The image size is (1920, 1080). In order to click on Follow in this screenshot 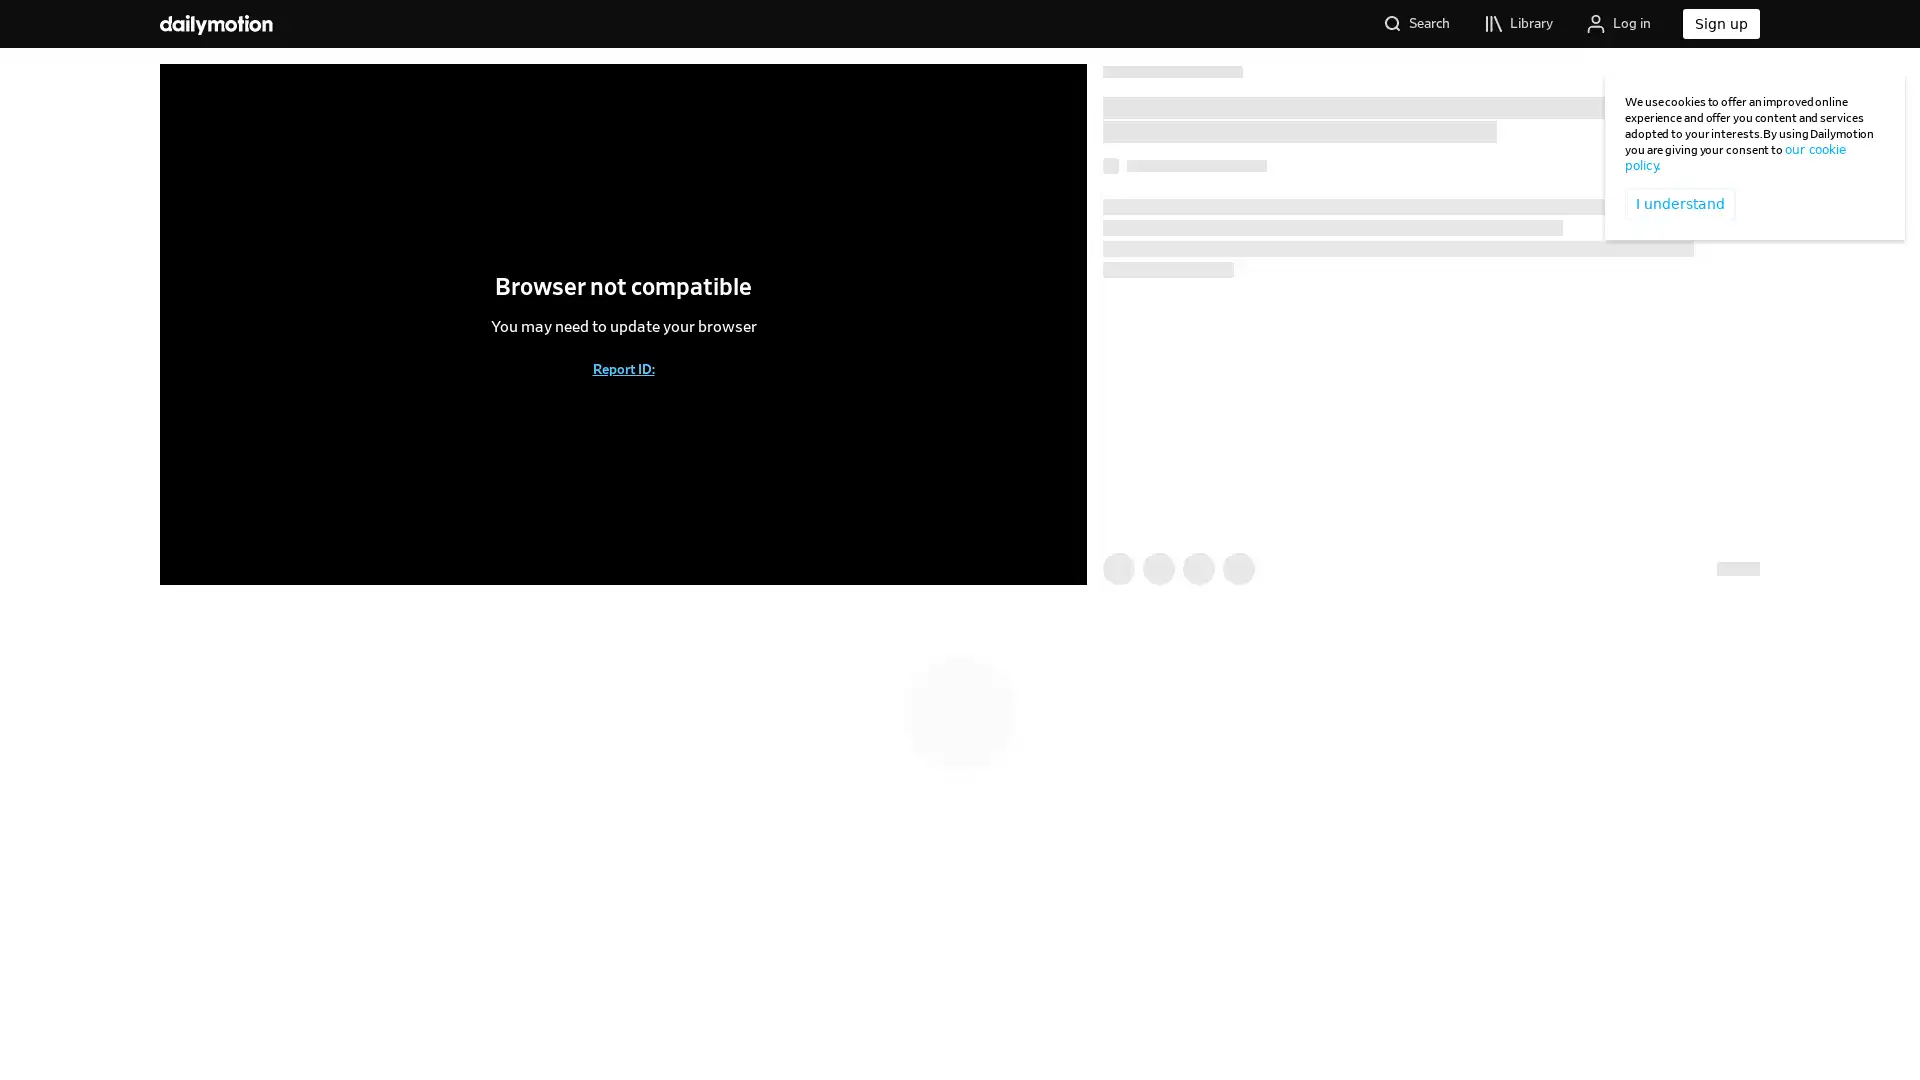, I will do `click(1336, 127)`.